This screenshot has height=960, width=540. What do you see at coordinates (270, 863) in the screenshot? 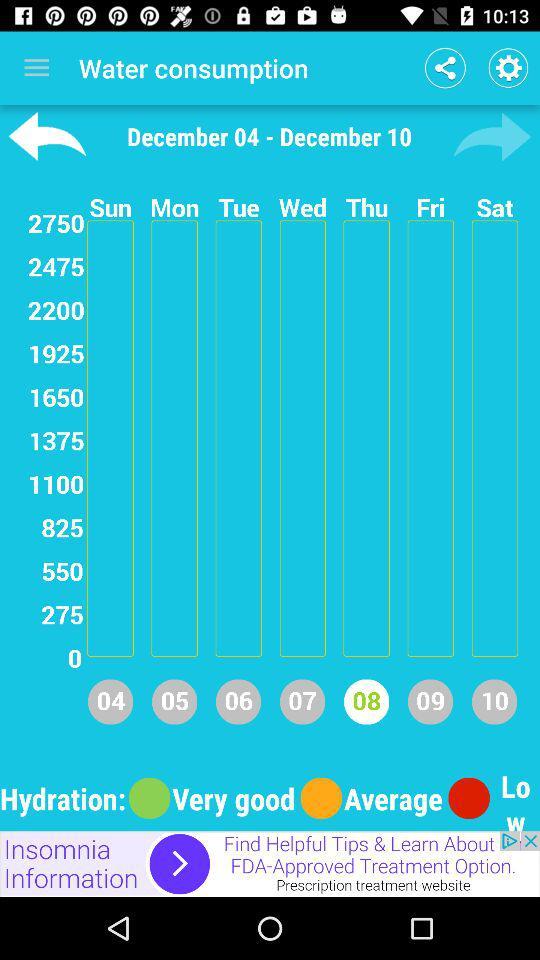
I see `insomnia add` at bounding box center [270, 863].